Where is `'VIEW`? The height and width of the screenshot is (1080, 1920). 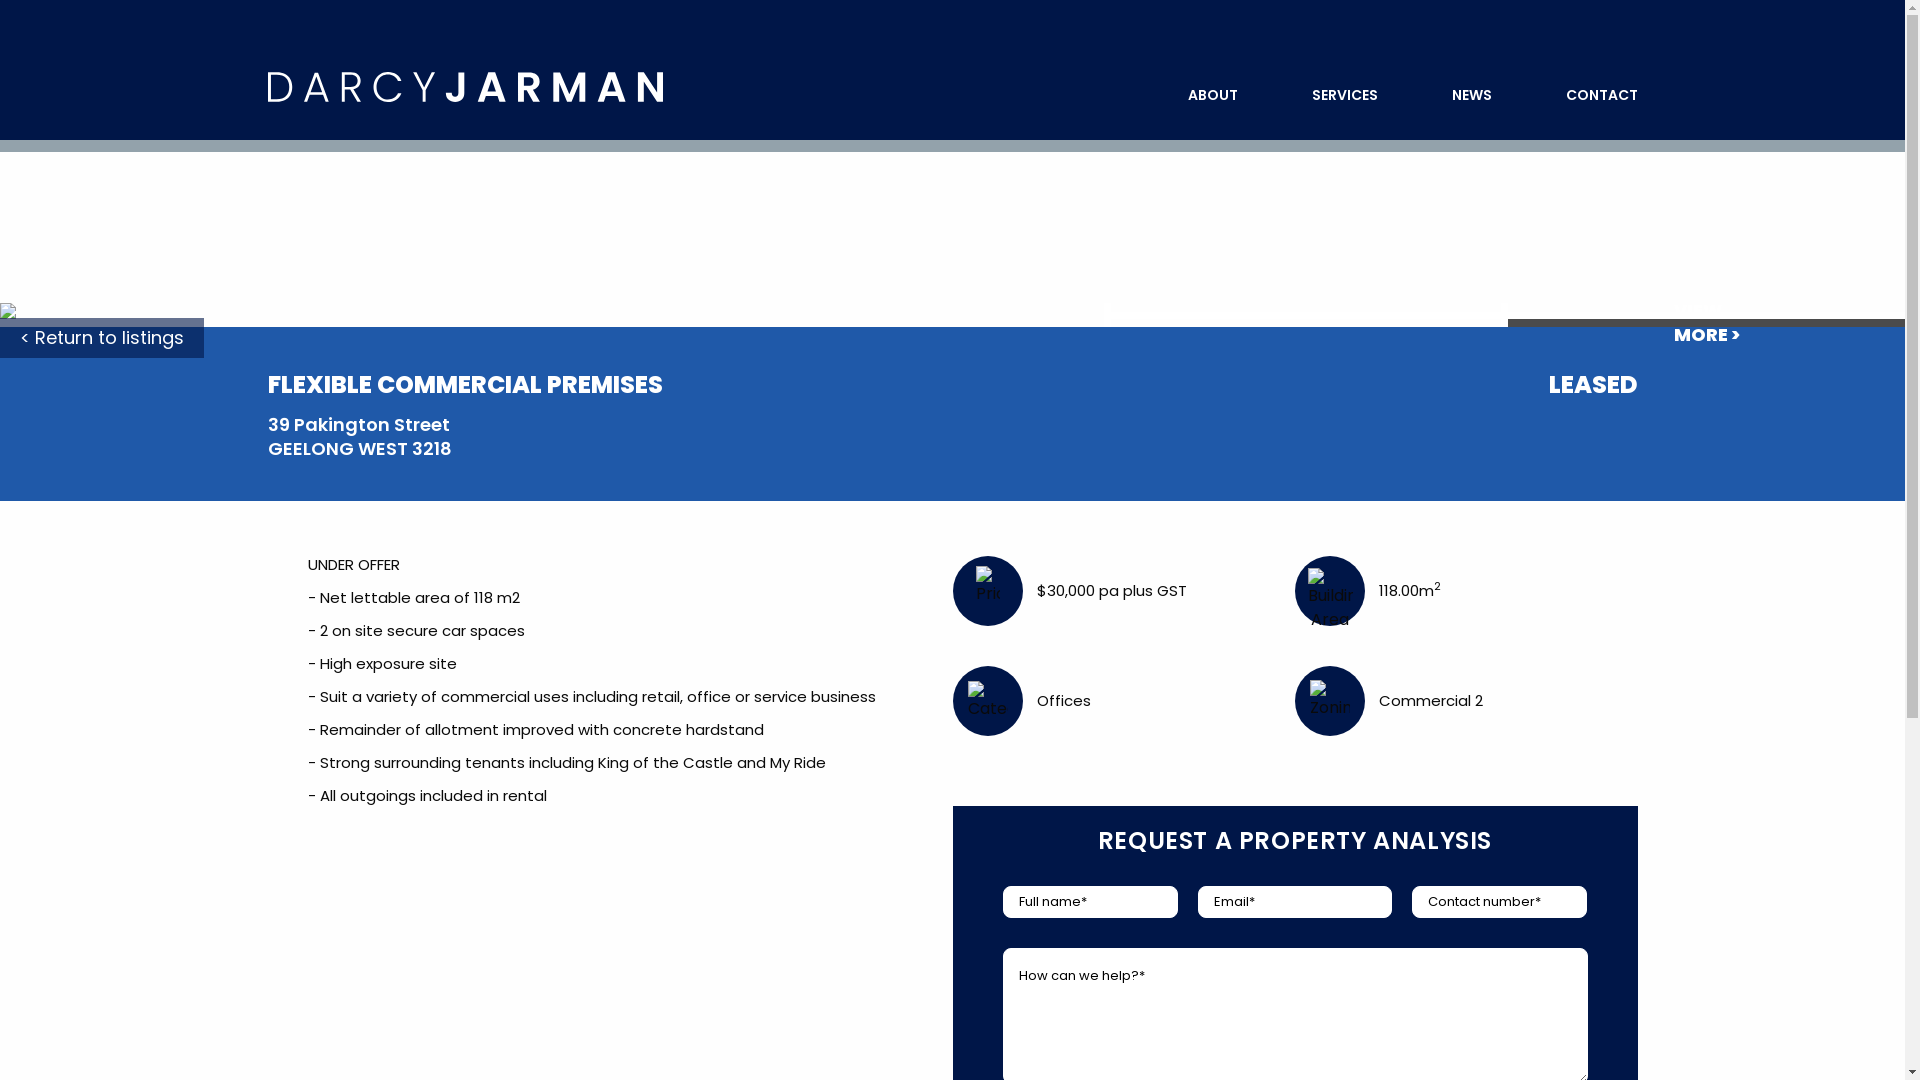 'VIEW is located at coordinates (1705, 321).